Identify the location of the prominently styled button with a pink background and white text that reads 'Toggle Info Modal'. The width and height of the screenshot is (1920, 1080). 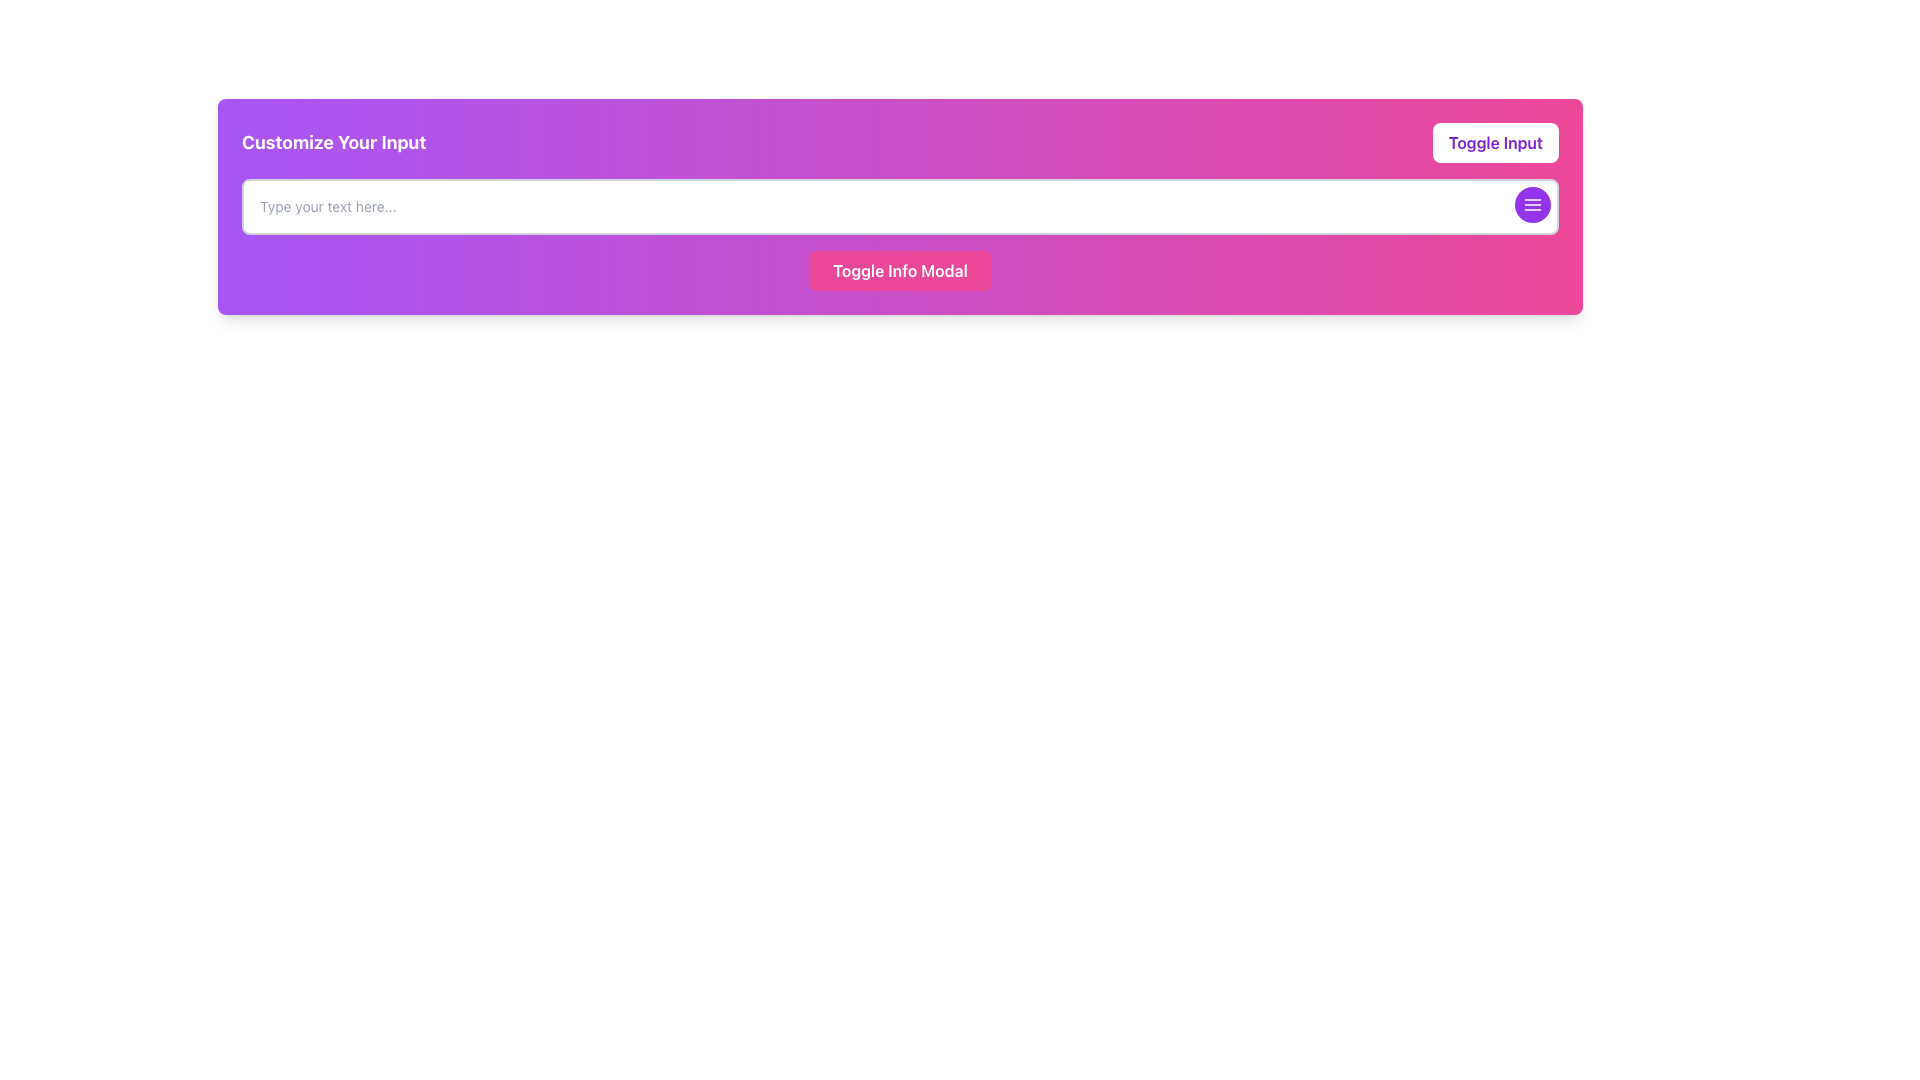
(899, 270).